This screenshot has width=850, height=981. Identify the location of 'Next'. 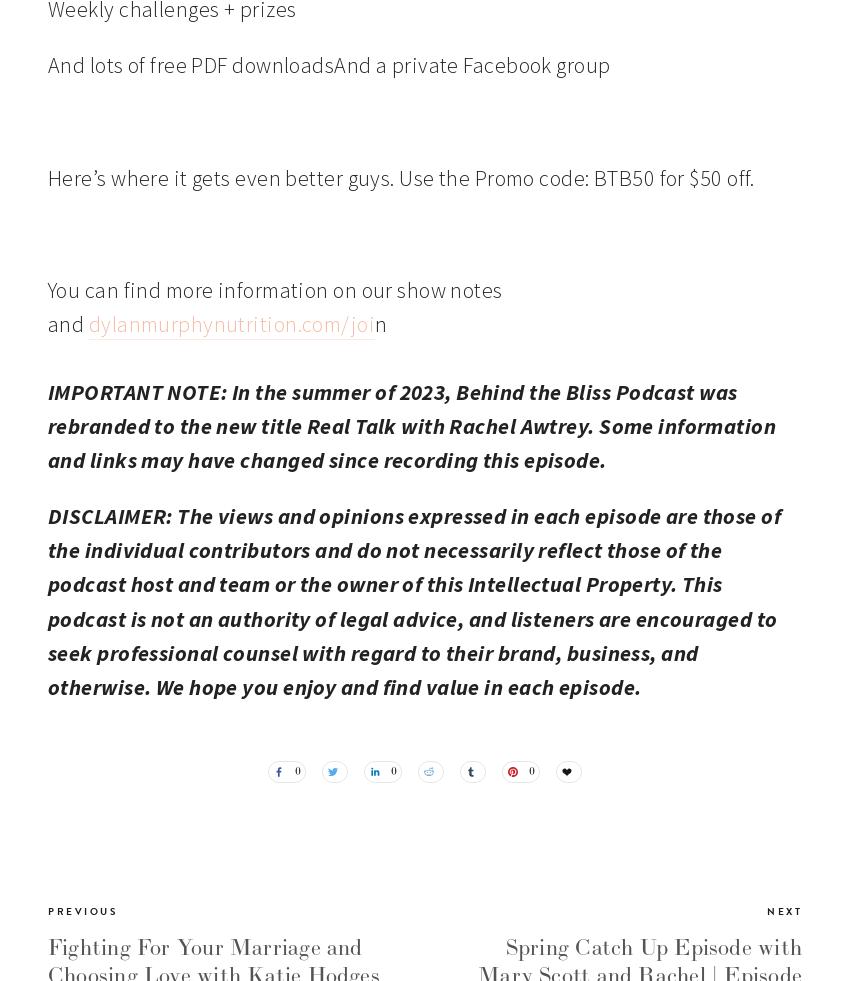
(783, 910).